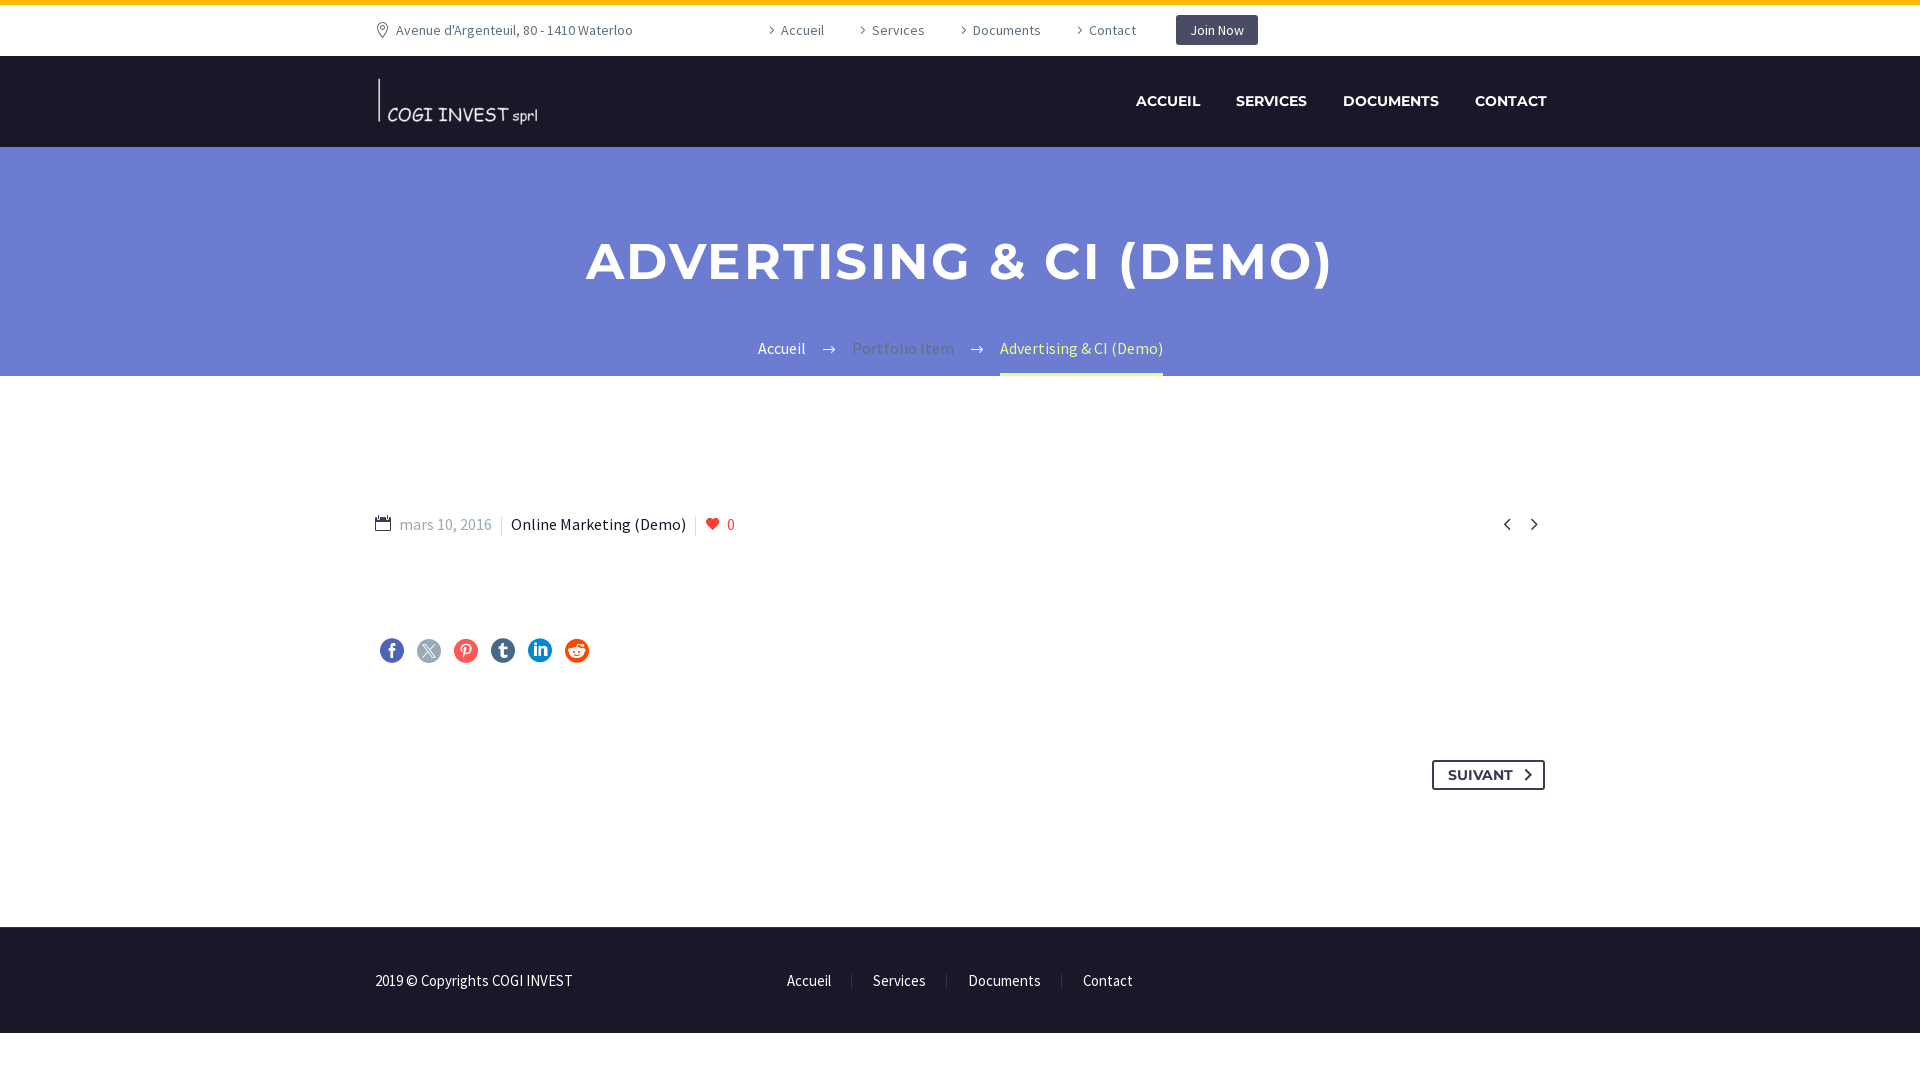 The height and width of the screenshot is (1080, 1920). I want to click on 'ACCUEIL', so click(1167, 101).